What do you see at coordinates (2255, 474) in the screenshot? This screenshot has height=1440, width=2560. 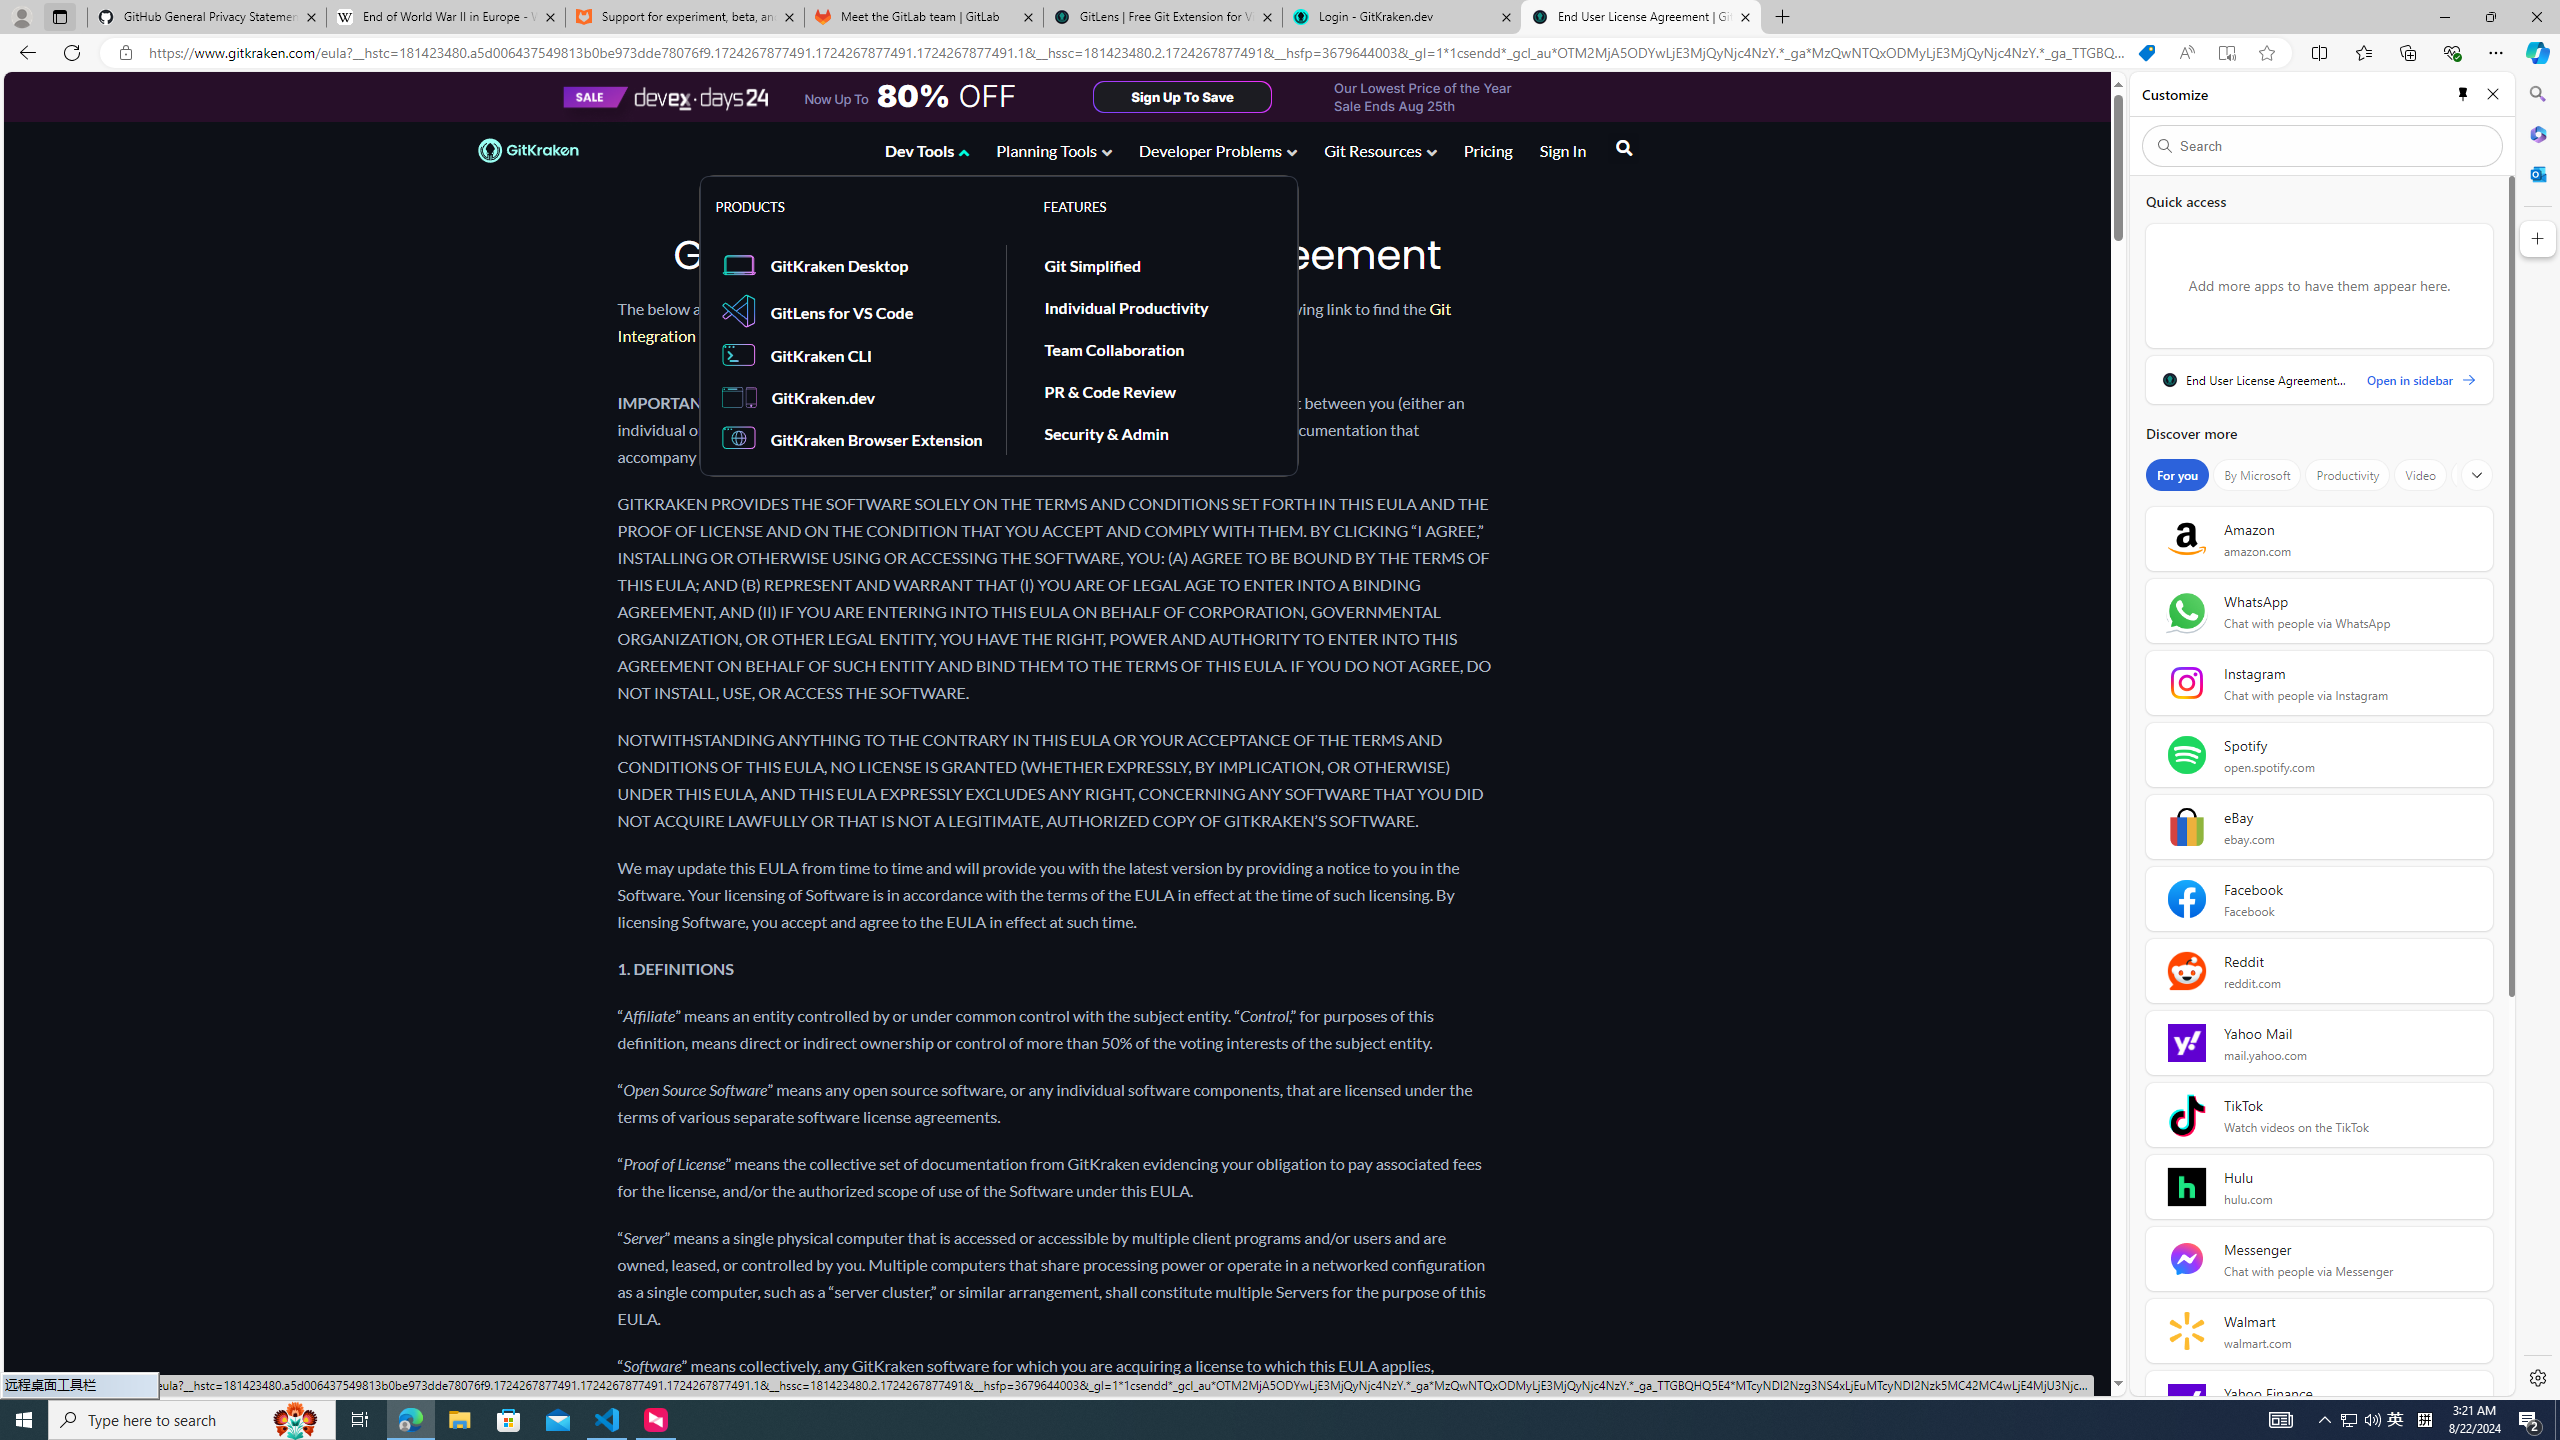 I see `'By Microsoft'` at bounding box center [2255, 474].